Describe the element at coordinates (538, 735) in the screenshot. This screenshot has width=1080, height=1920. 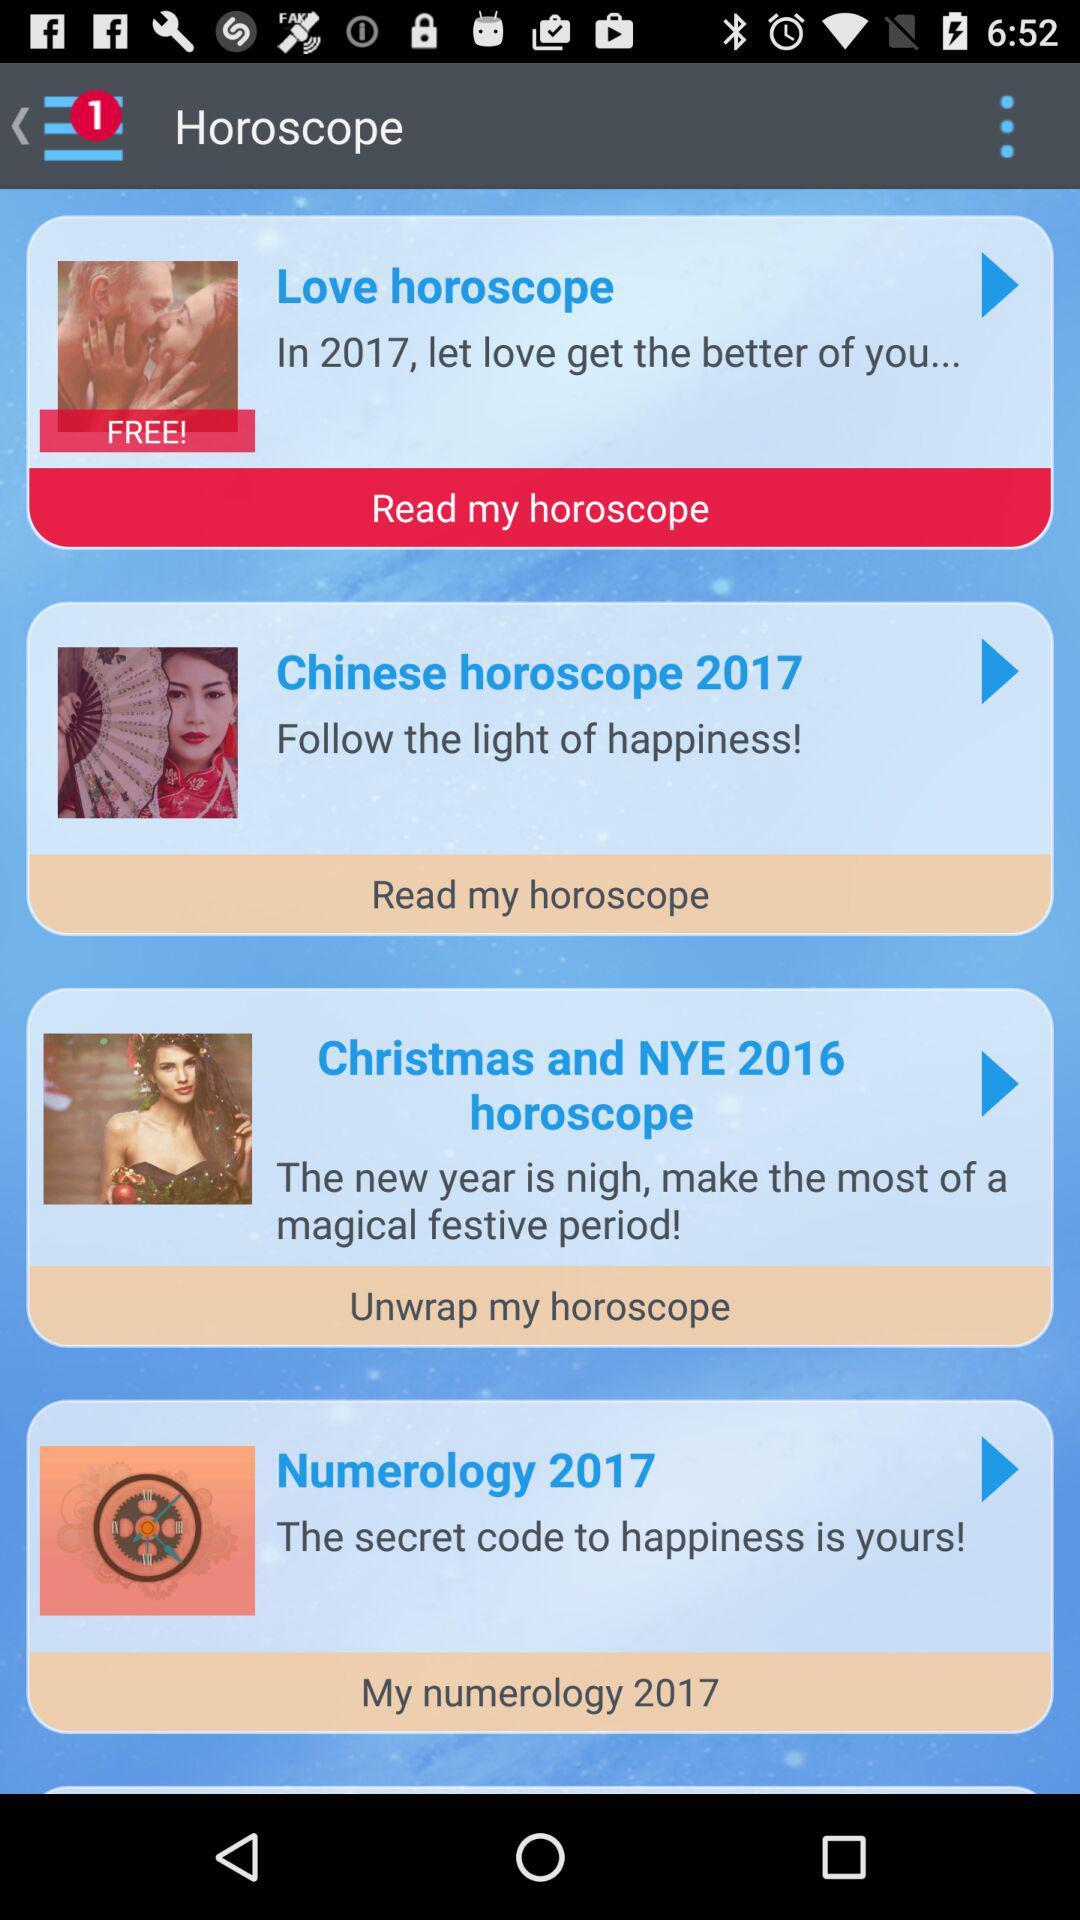
I see `app below the chinese horoscope 2017 item` at that location.